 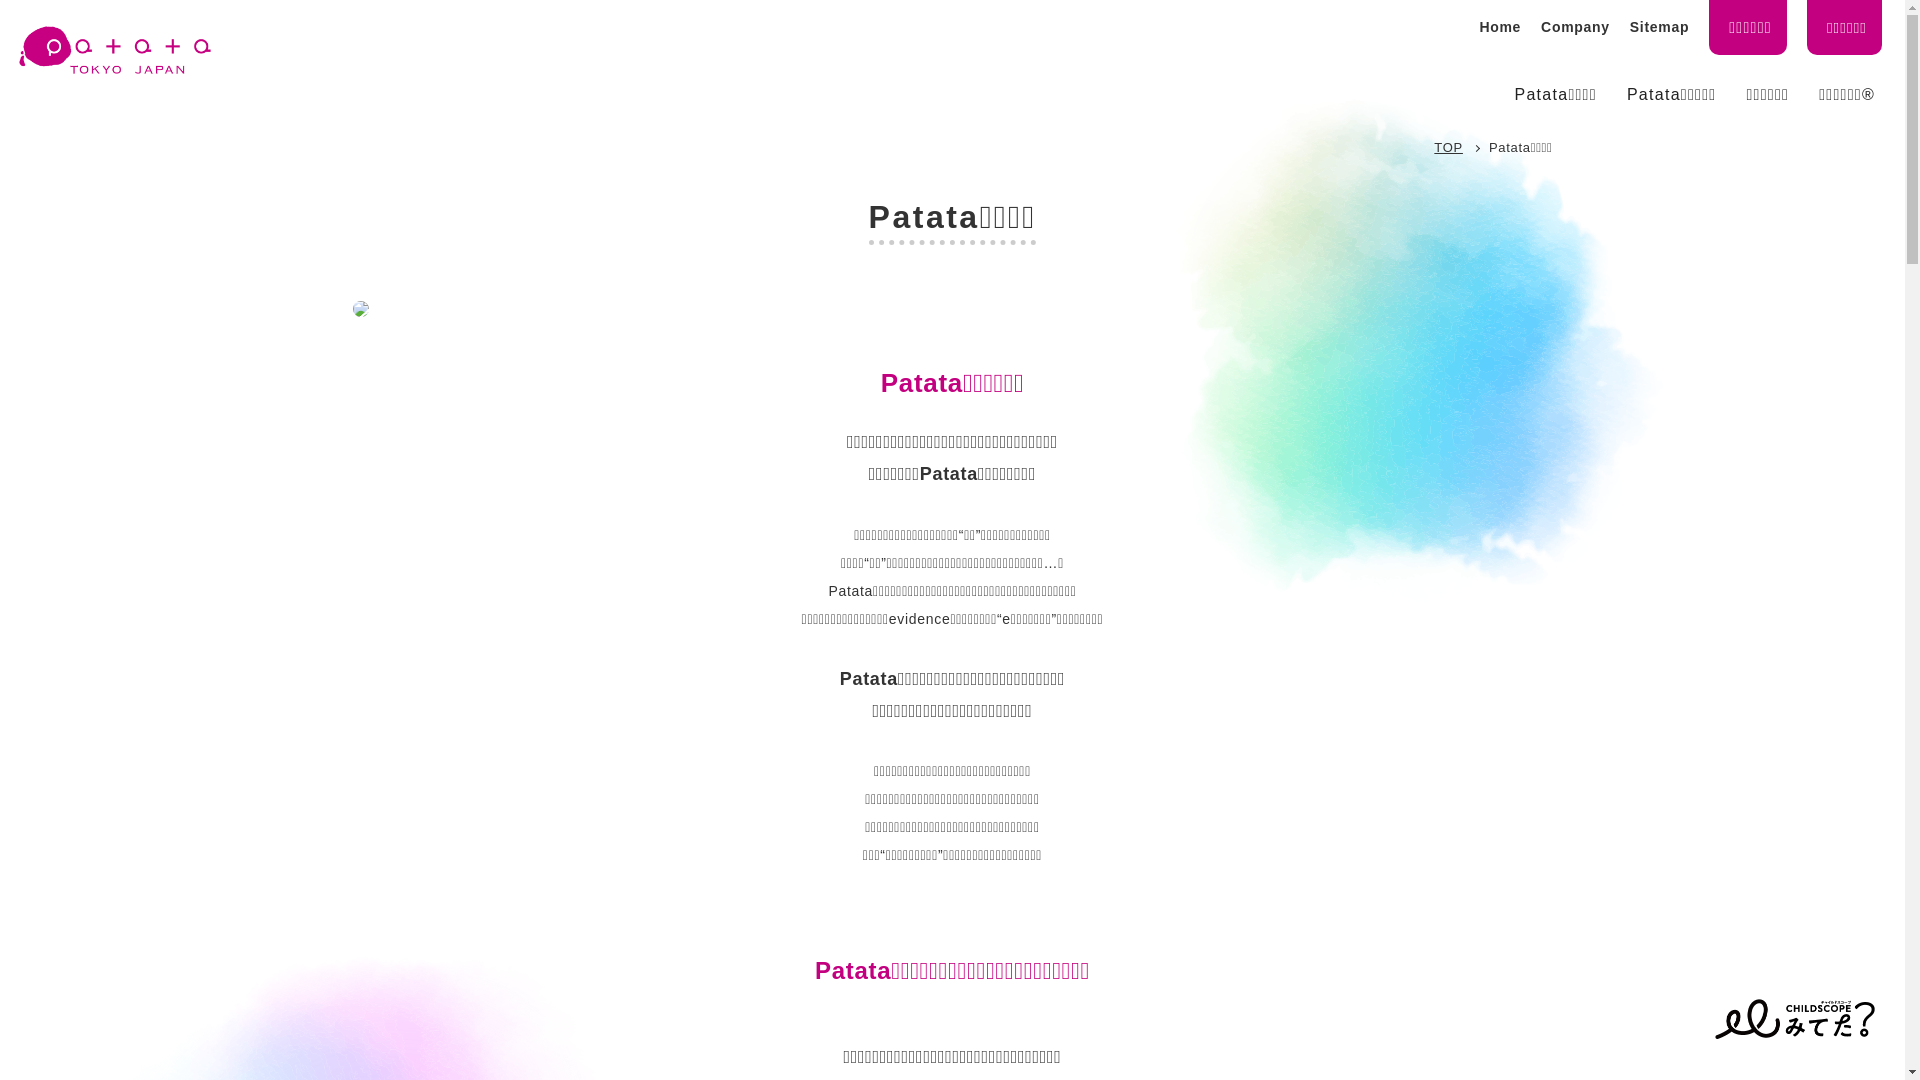 I want to click on 'Company', so click(x=1539, y=27).